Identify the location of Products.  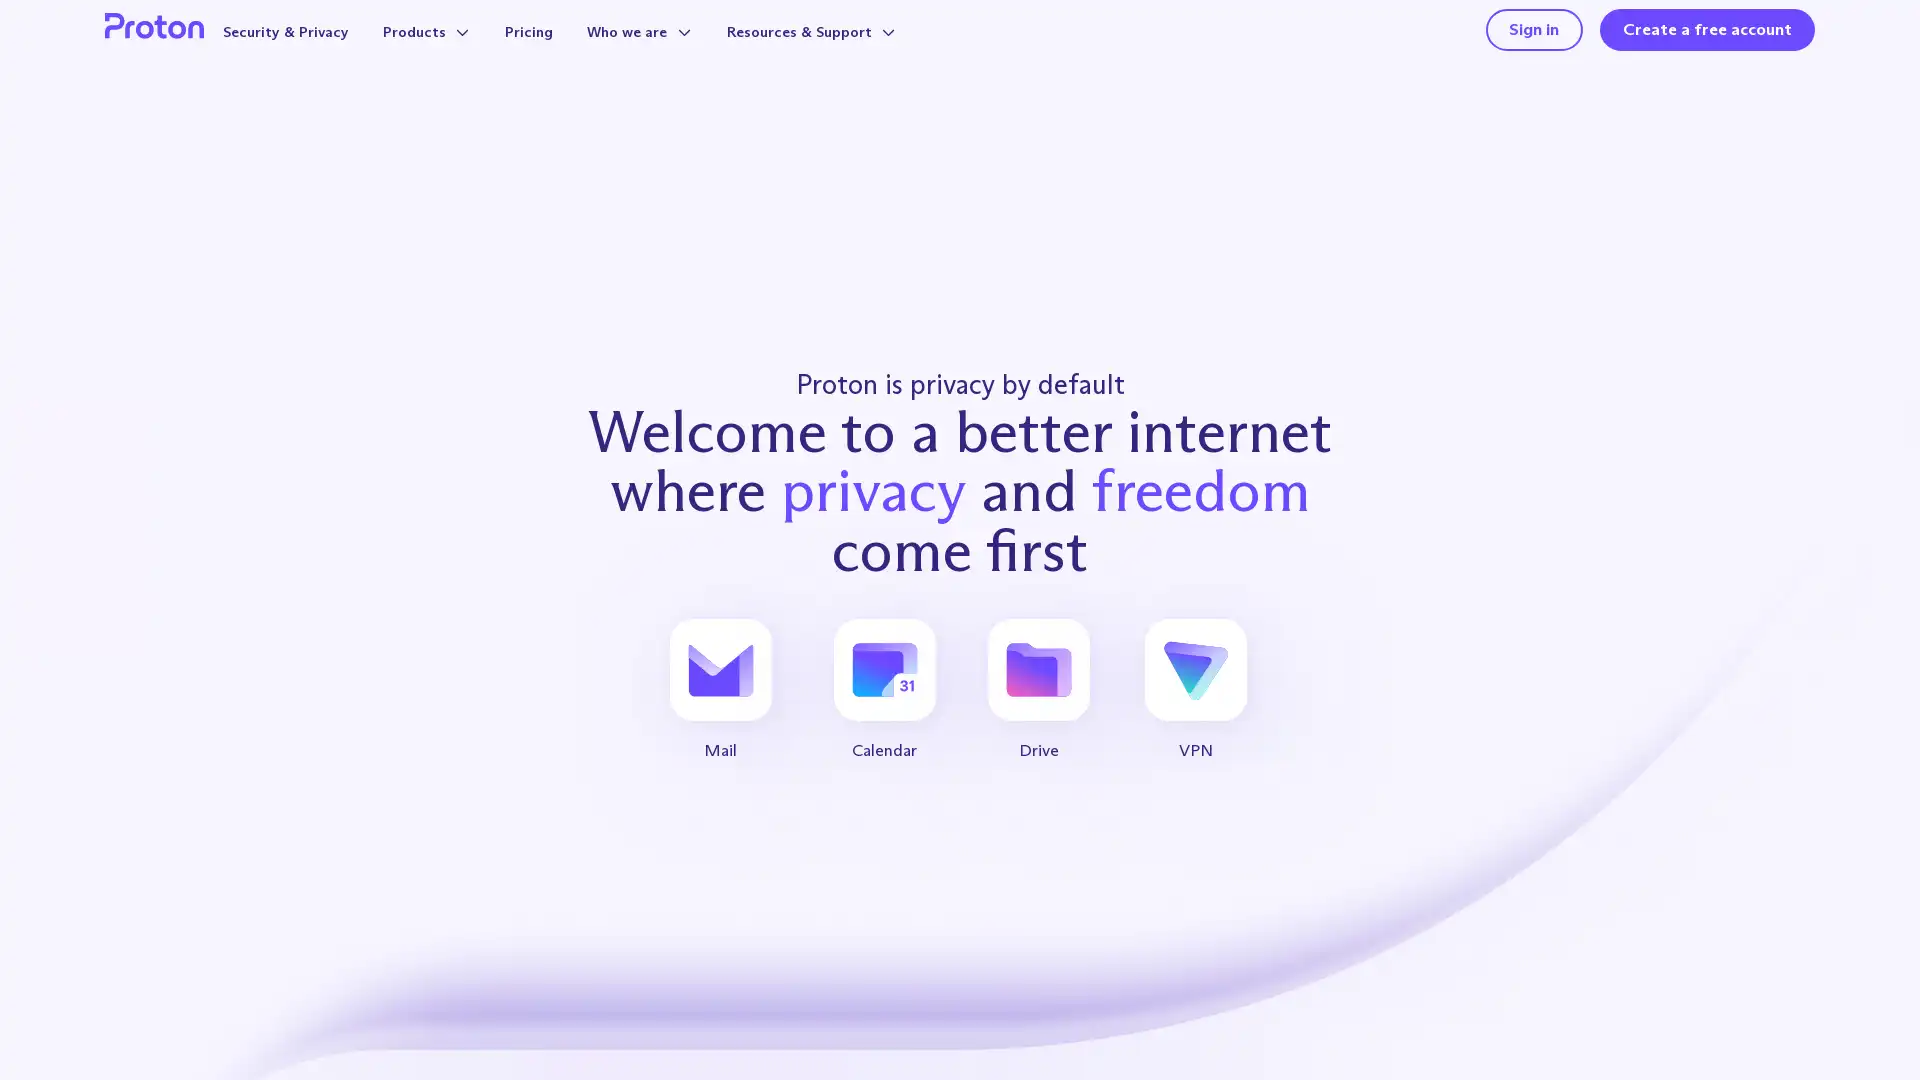
(453, 51).